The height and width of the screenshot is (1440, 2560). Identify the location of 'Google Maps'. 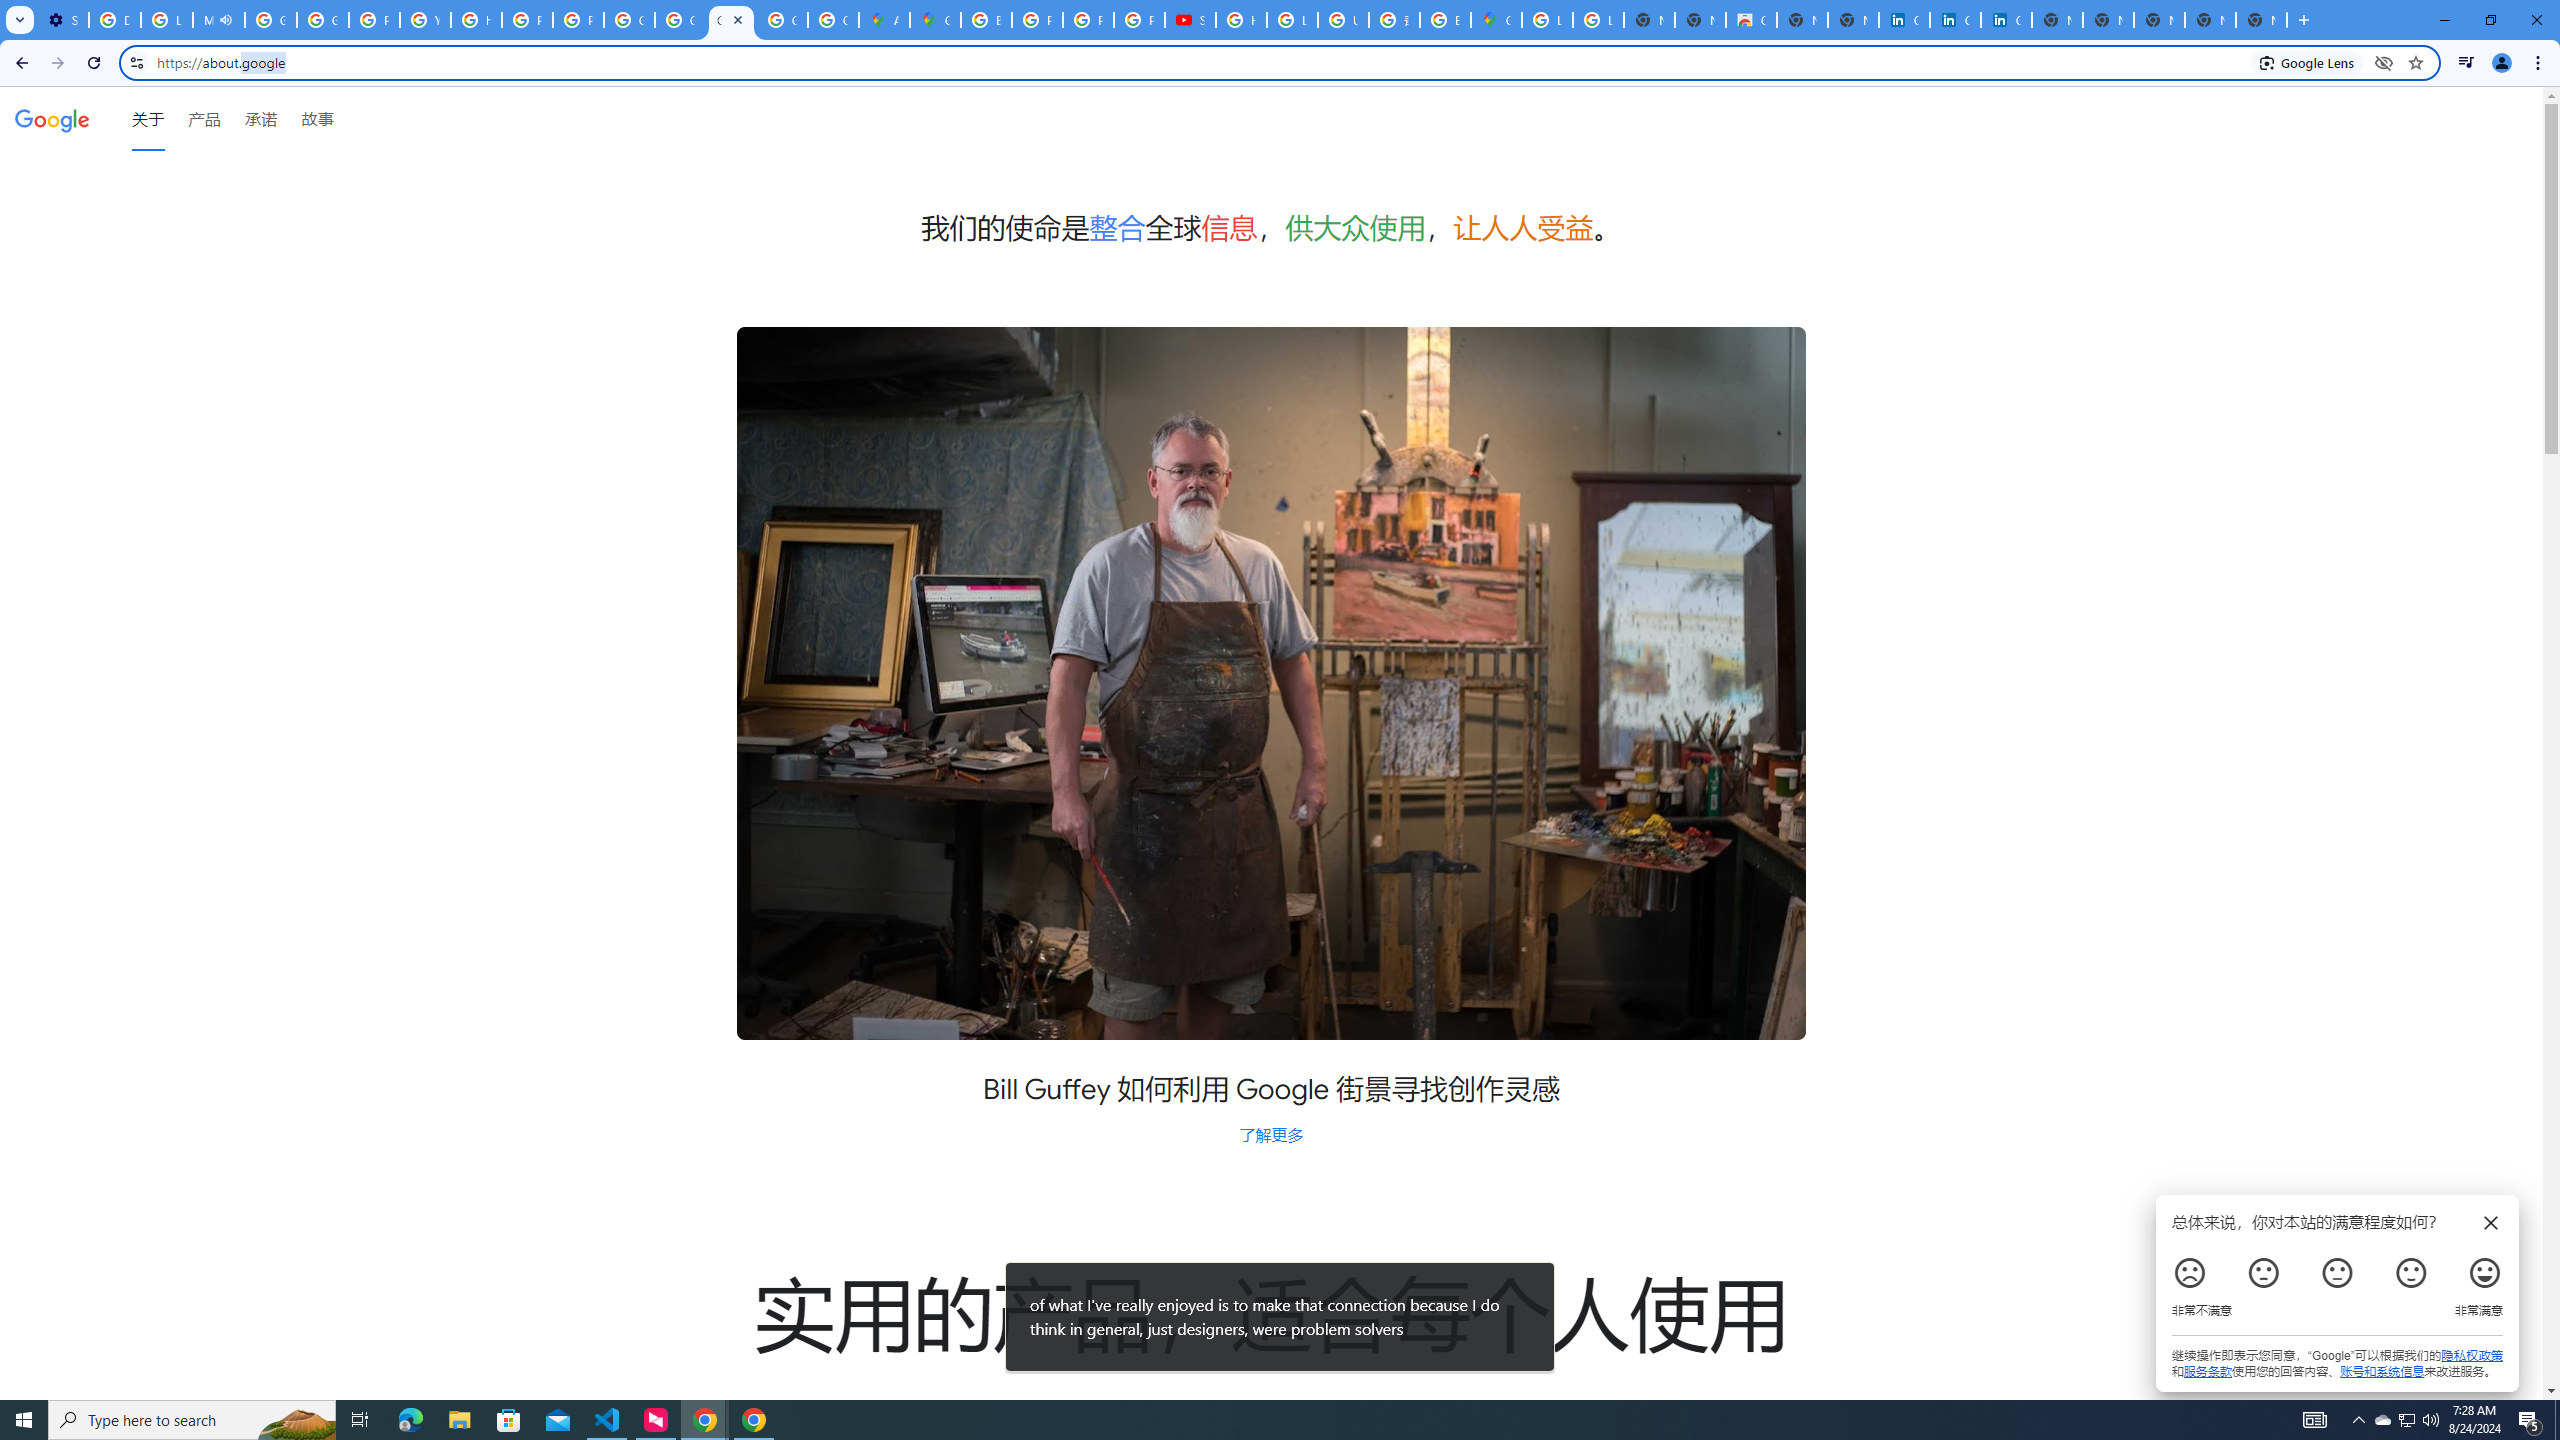
(1496, 19).